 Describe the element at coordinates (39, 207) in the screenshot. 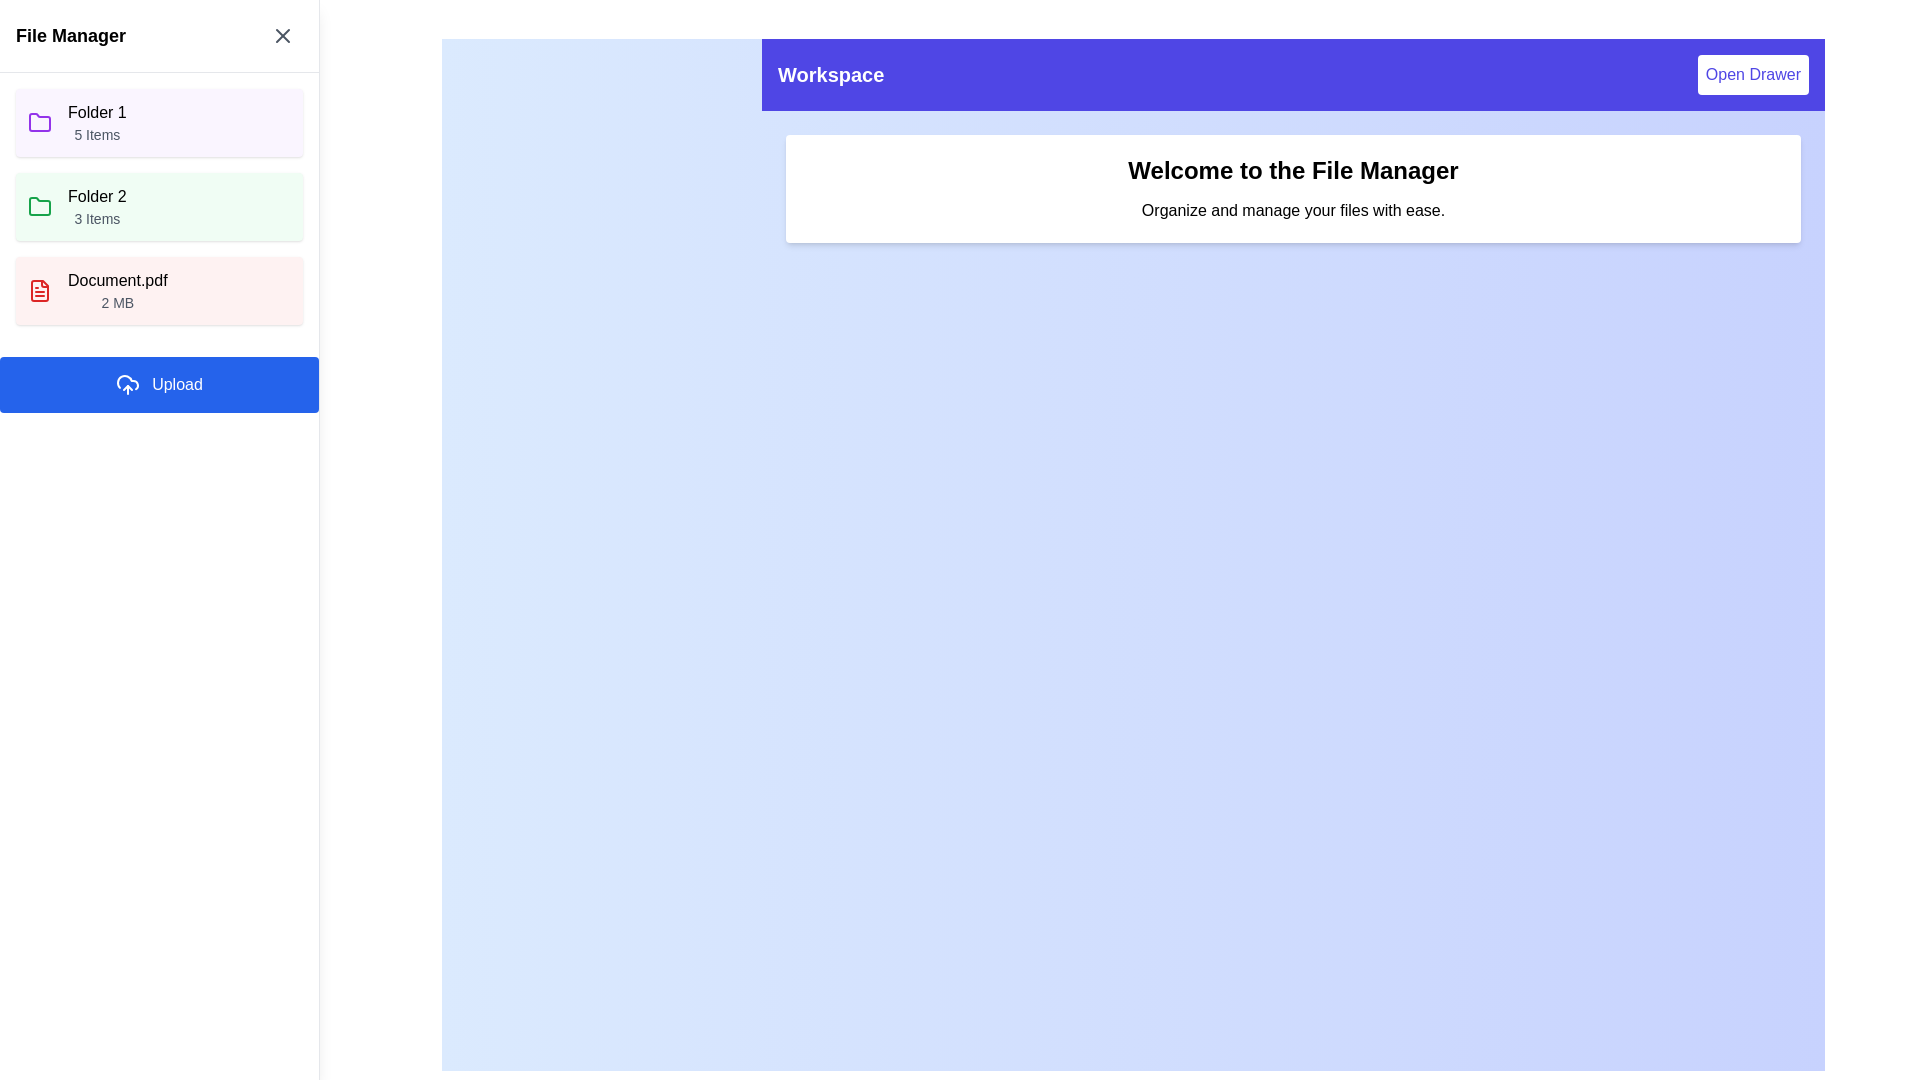

I see `the folder icon representing 'Folder 2' in the file manager interface, which is located in the sidebar next to the text 'Folder 2 3 Items'` at that location.